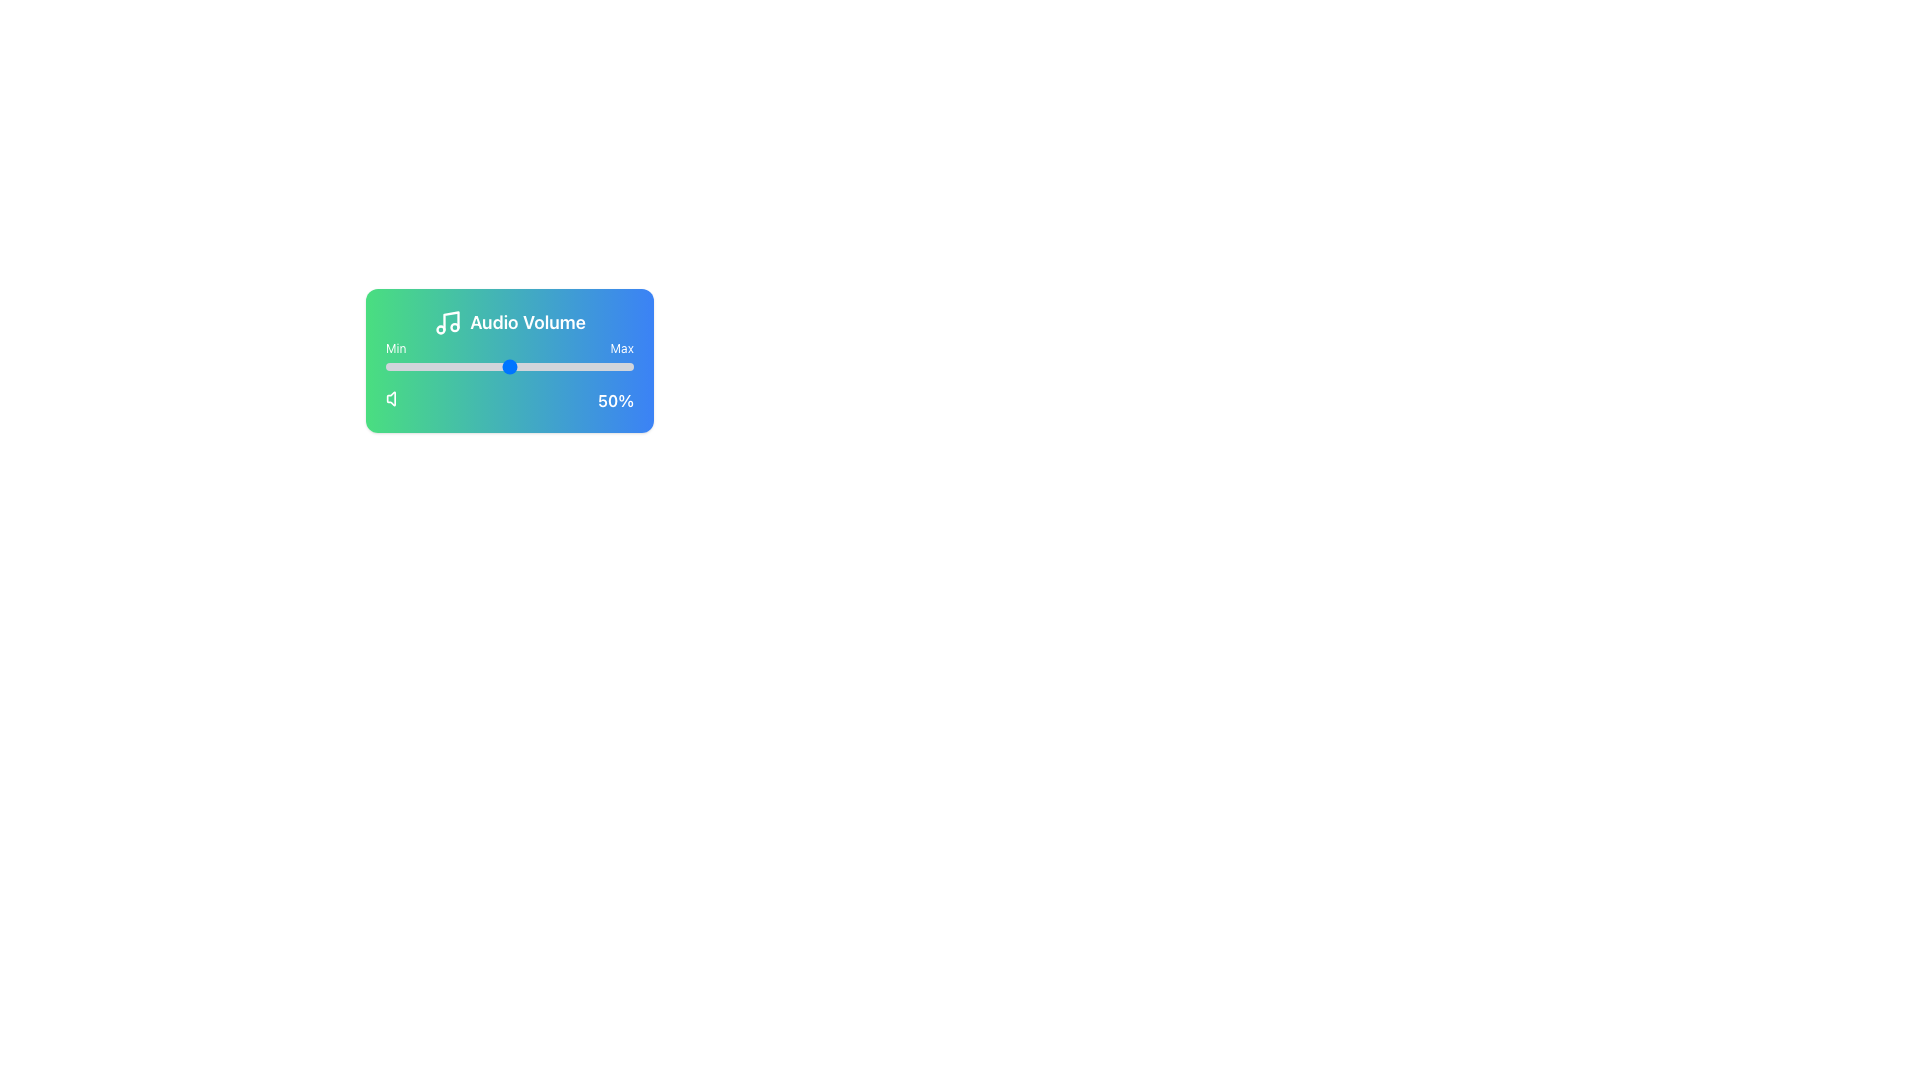 The image size is (1920, 1080). I want to click on the volume, so click(544, 366).